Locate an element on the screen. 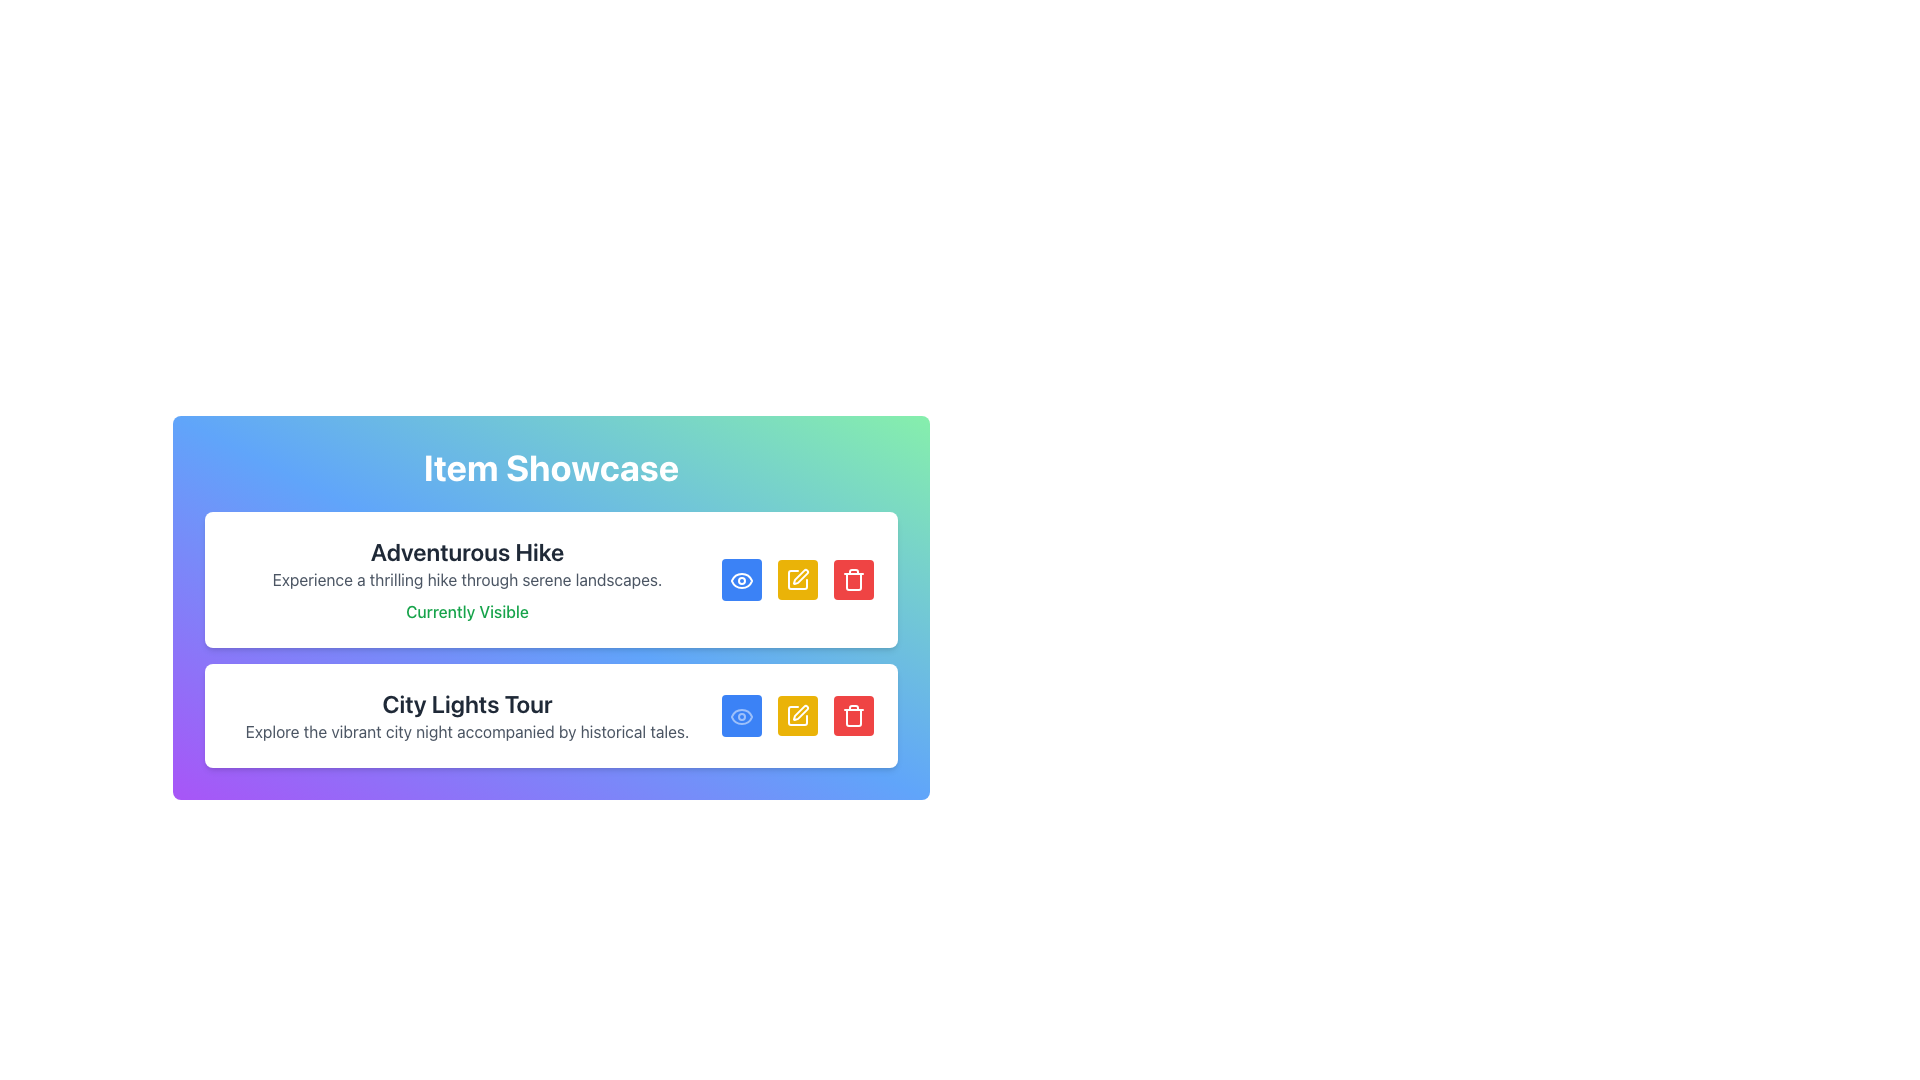 Image resolution: width=1920 pixels, height=1080 pixels. the yellow pencil icon button in the action toolbar under the 'City Lights Tour' section is located at coordinates (801, 577).